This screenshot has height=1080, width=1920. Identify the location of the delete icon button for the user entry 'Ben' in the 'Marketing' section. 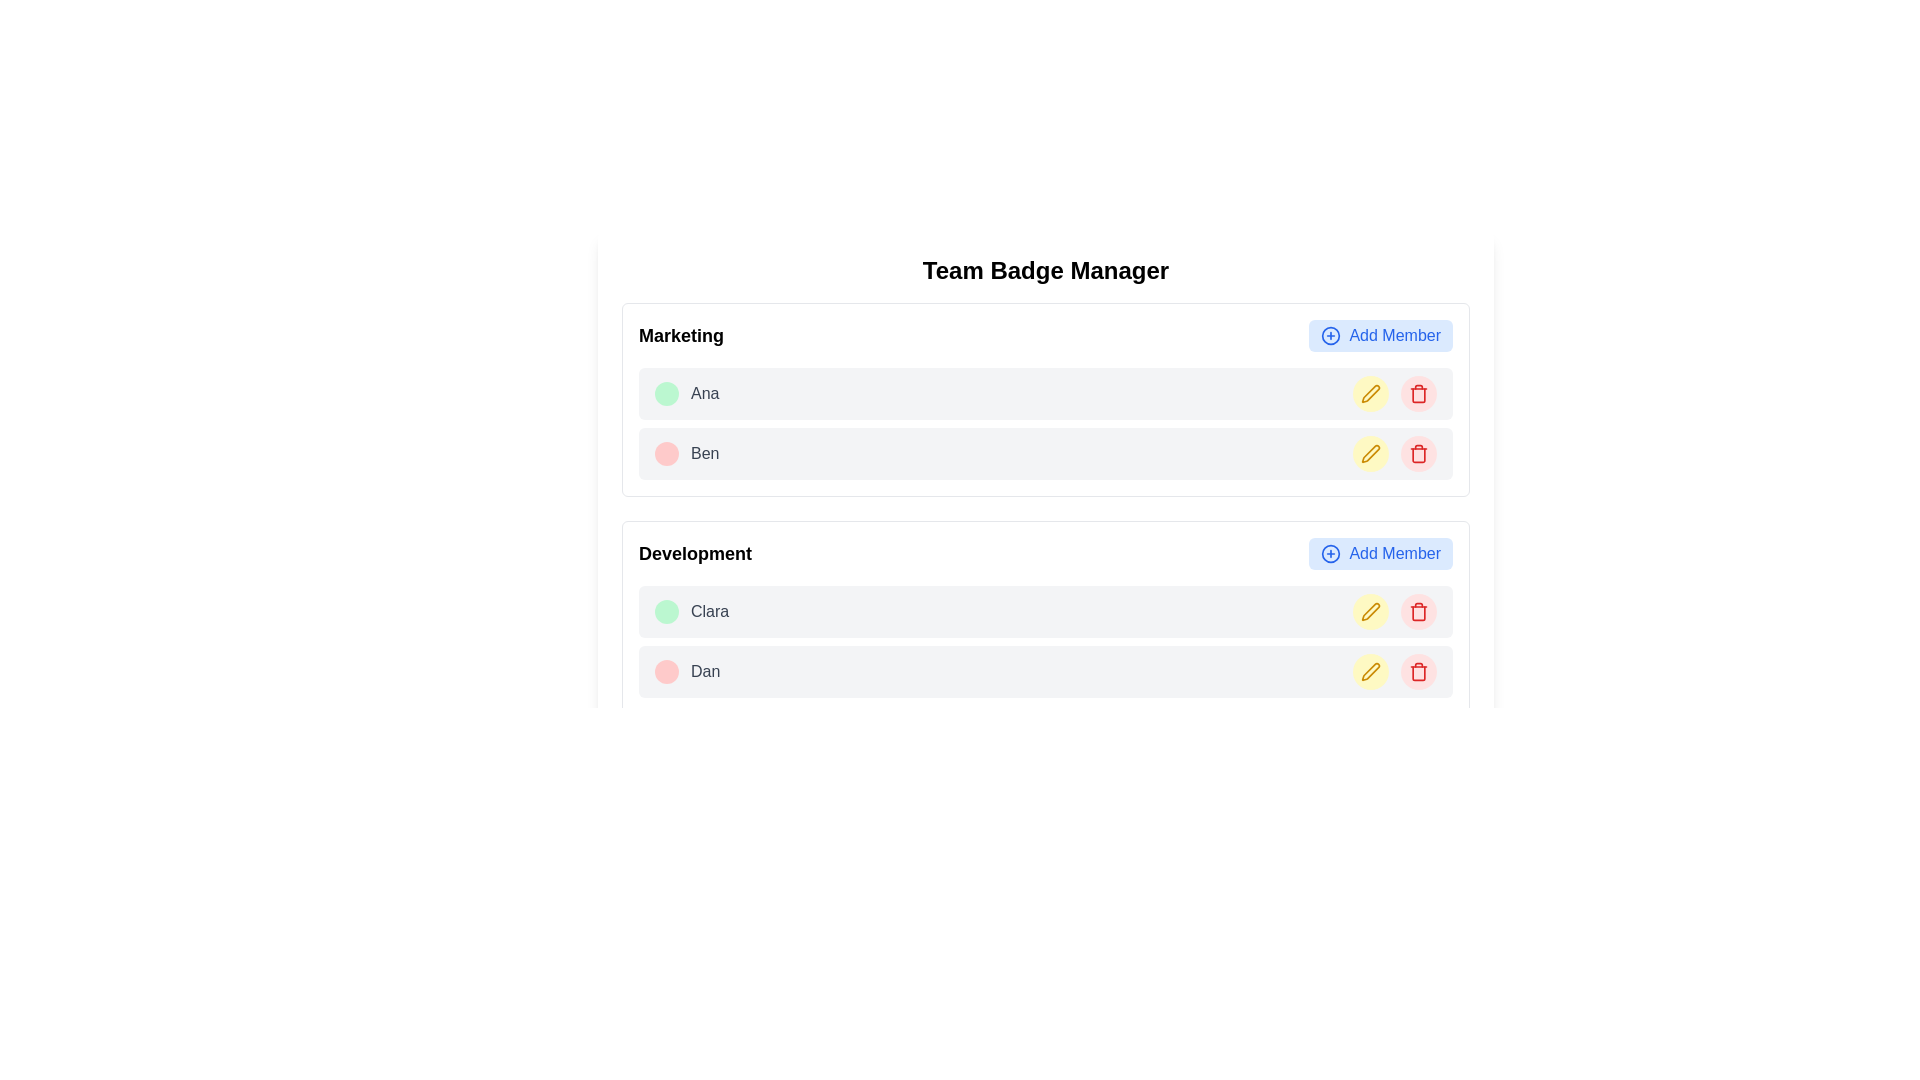
(1418, 393).